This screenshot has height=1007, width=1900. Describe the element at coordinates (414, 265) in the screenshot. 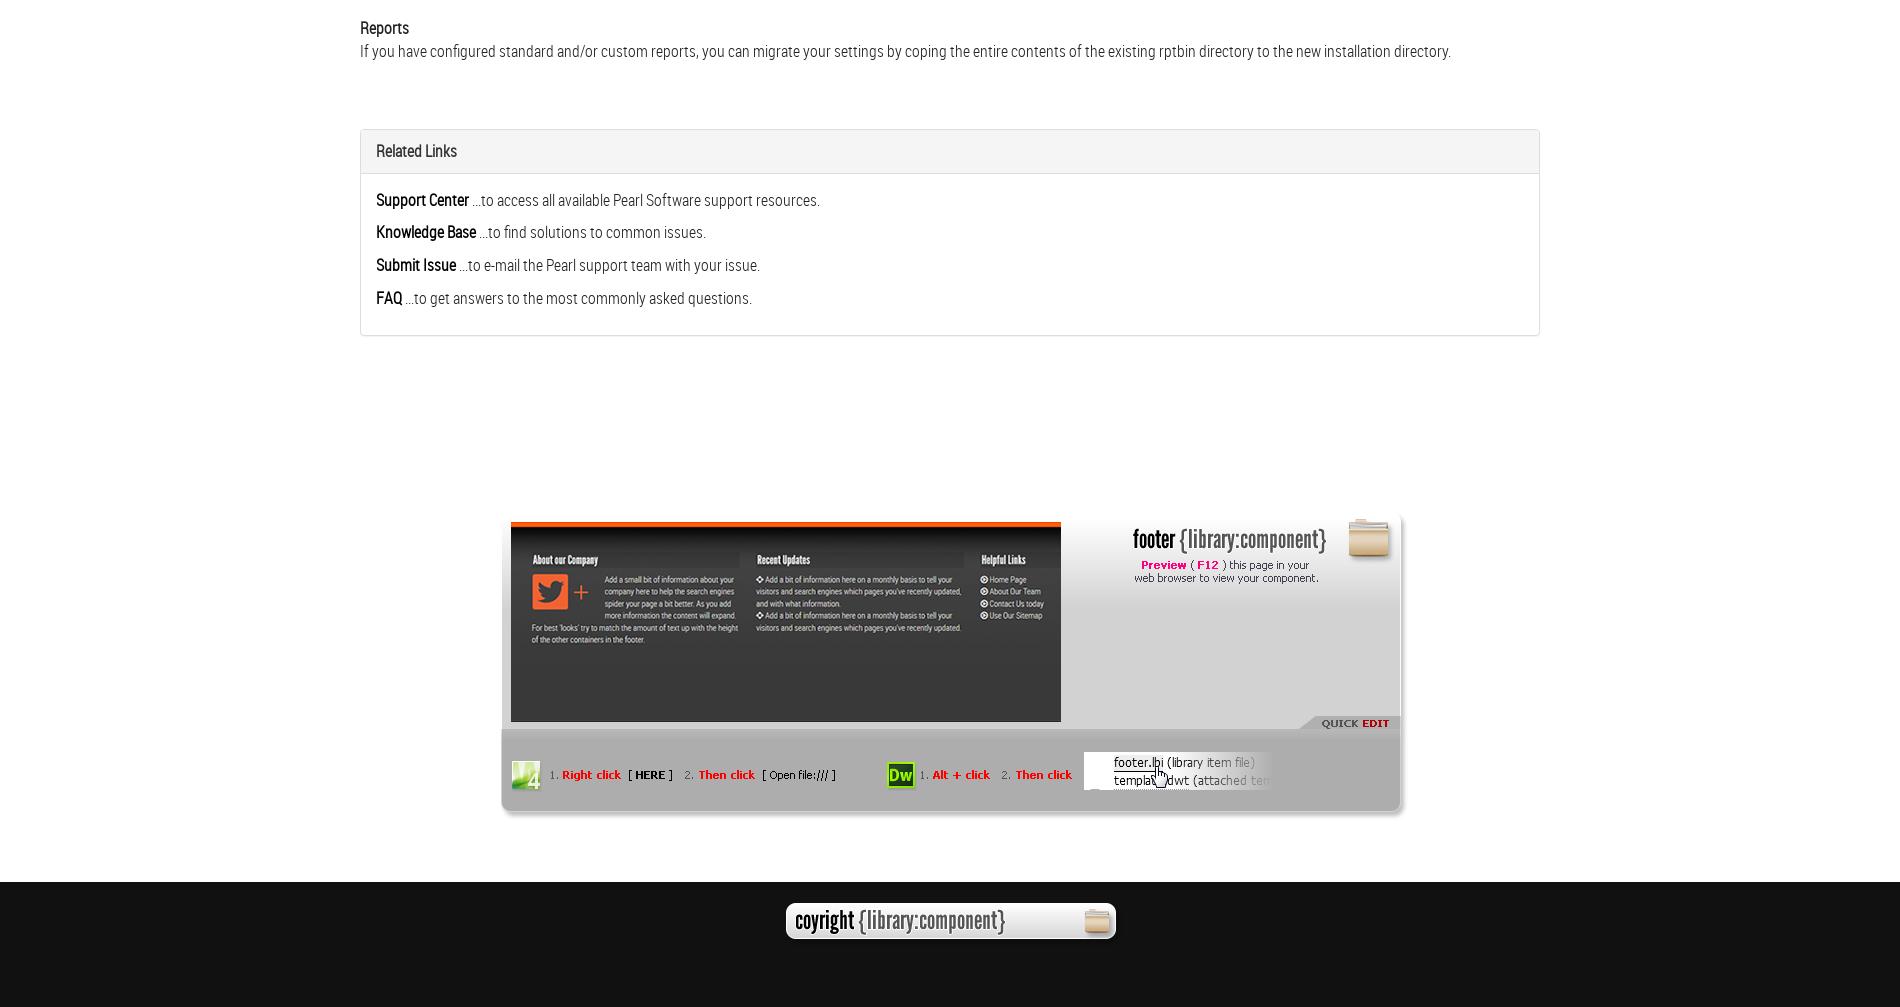

I see `'Submit Issue'` at that location.